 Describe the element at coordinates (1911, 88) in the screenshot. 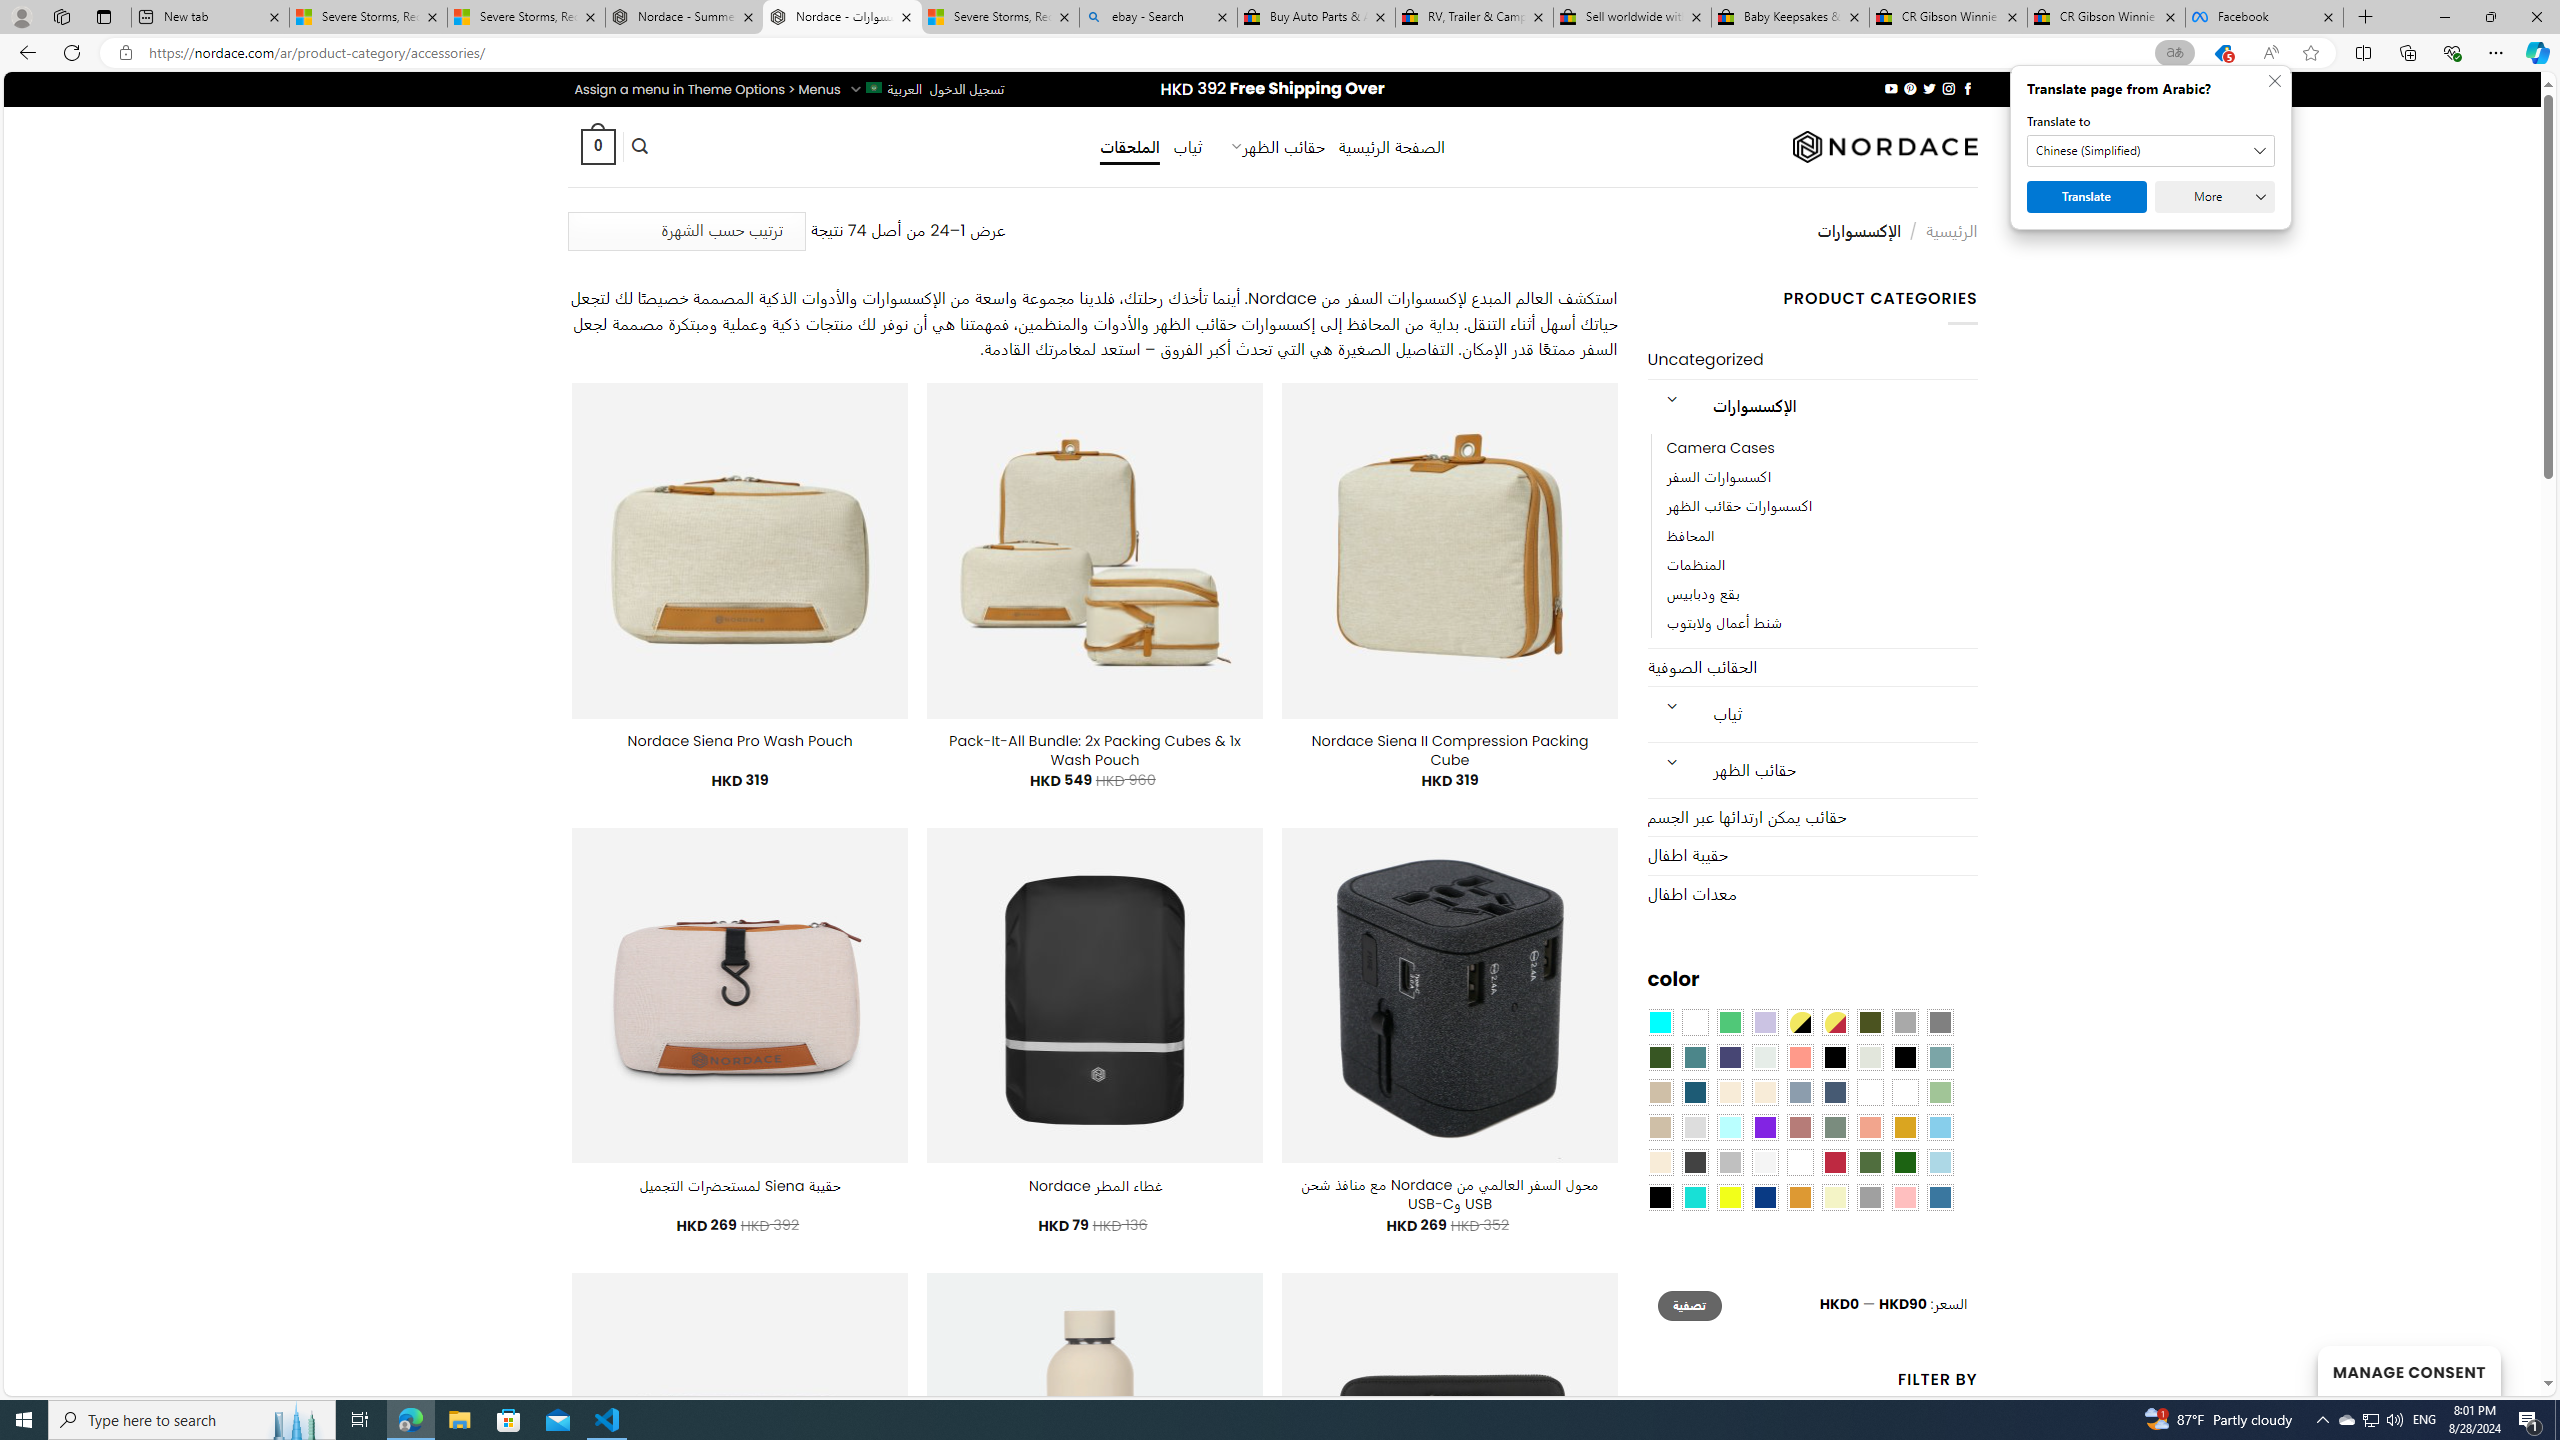

I see `'Follow on Pinterest'` at that location.